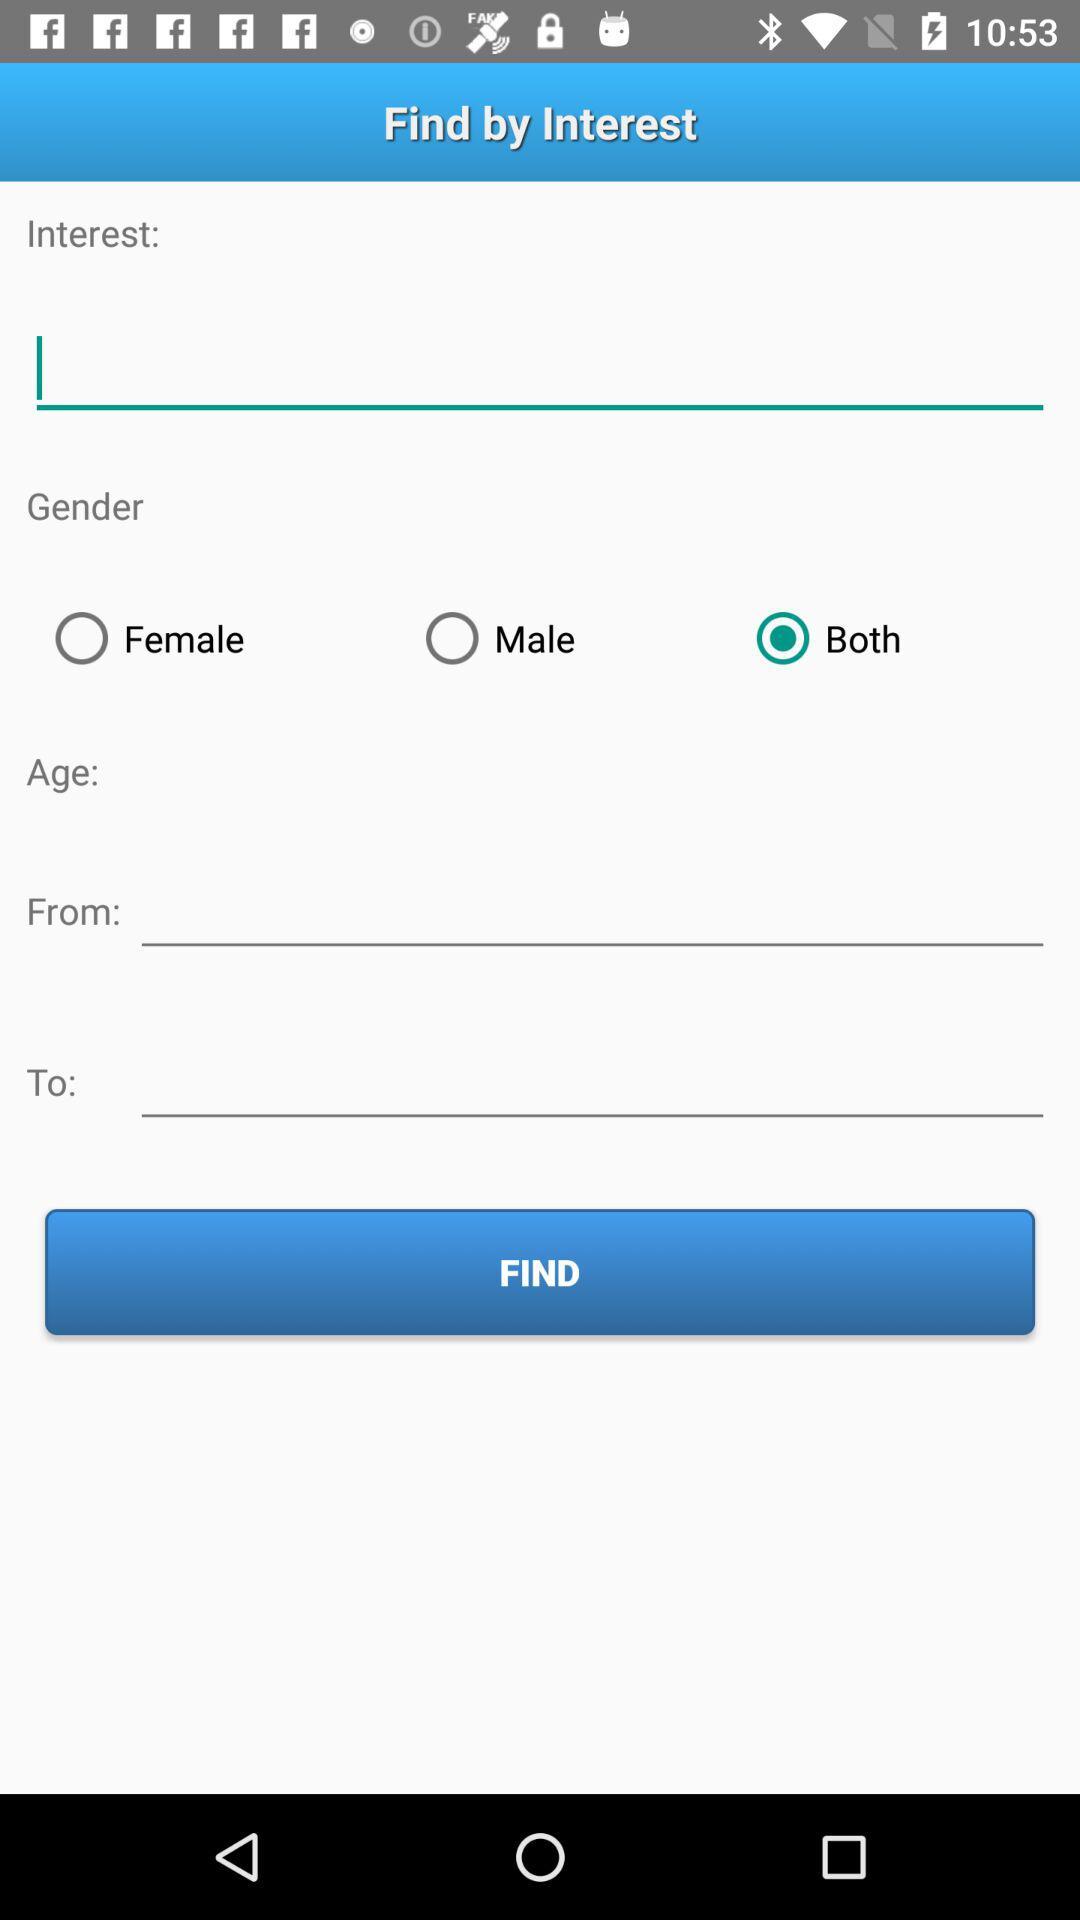 The width and height of the screenshot is (1080, 1920). Describe the element at coordinates (889, 637) in the screenshot. I see `icon at the top right corner` at that location.